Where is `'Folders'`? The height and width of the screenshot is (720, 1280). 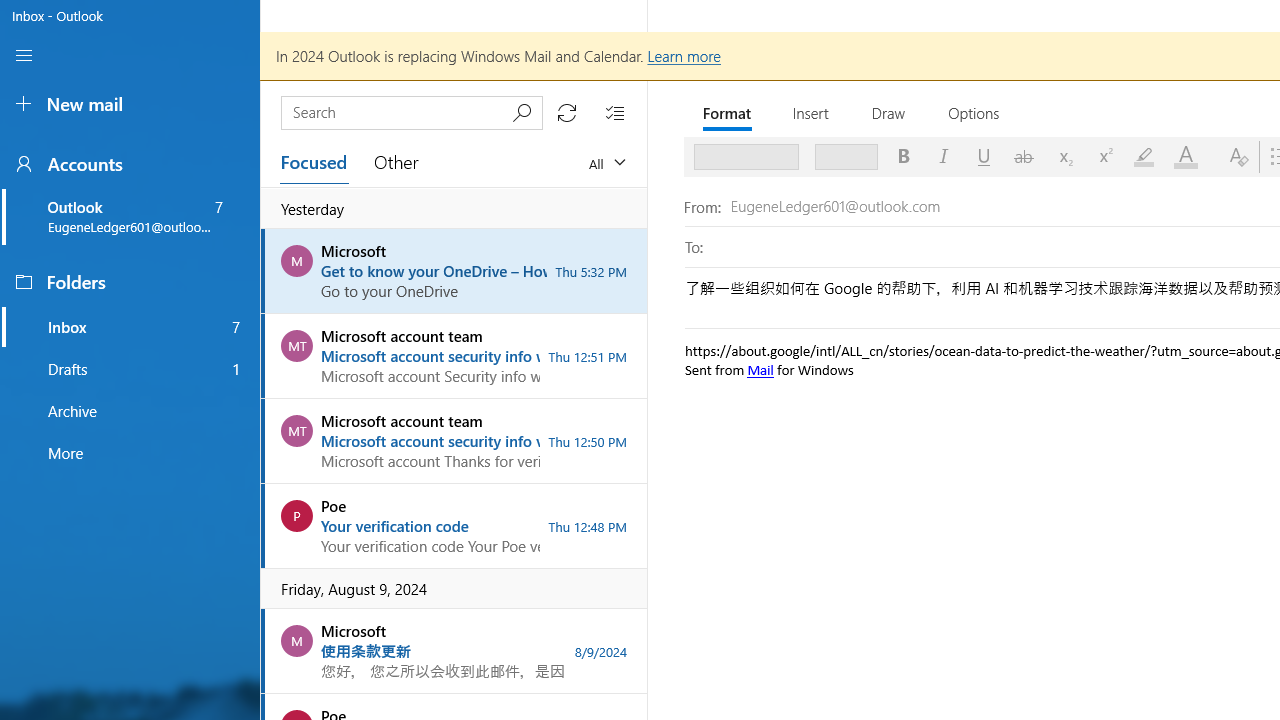 'Folders' is located at coordinates (128, 281).